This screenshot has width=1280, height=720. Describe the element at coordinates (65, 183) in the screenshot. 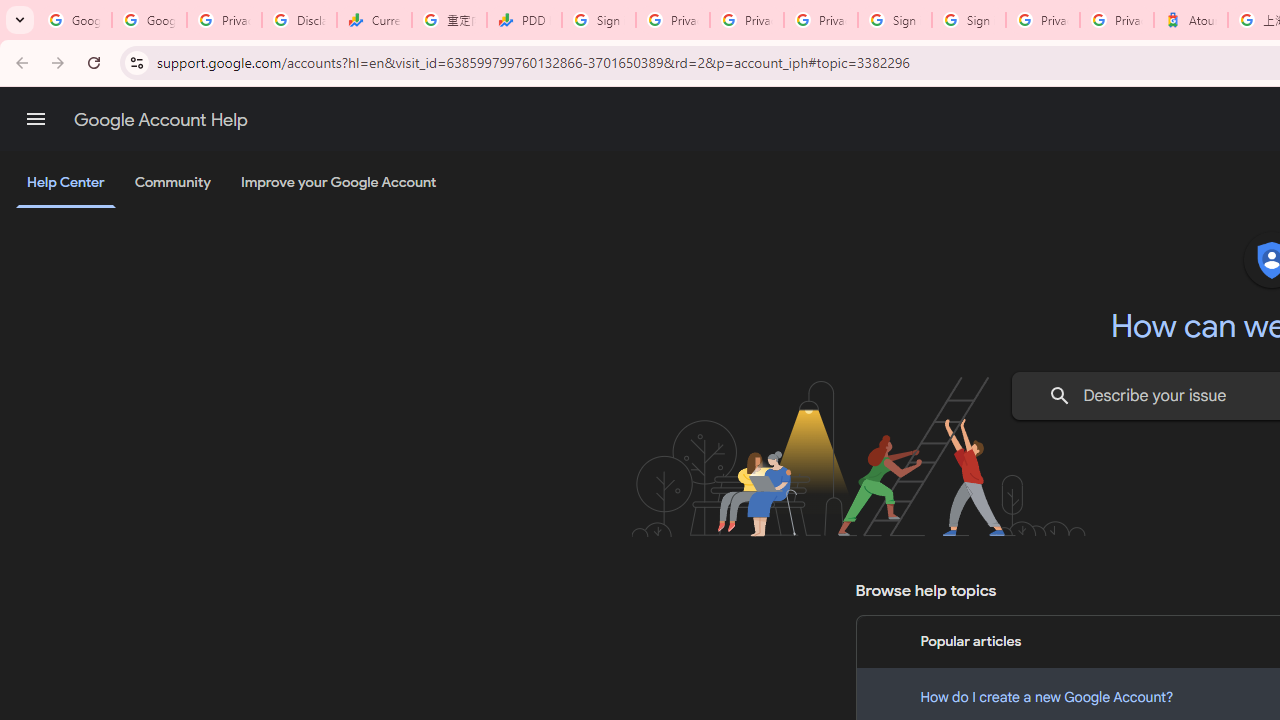

I see `'Help Center'` at that location.